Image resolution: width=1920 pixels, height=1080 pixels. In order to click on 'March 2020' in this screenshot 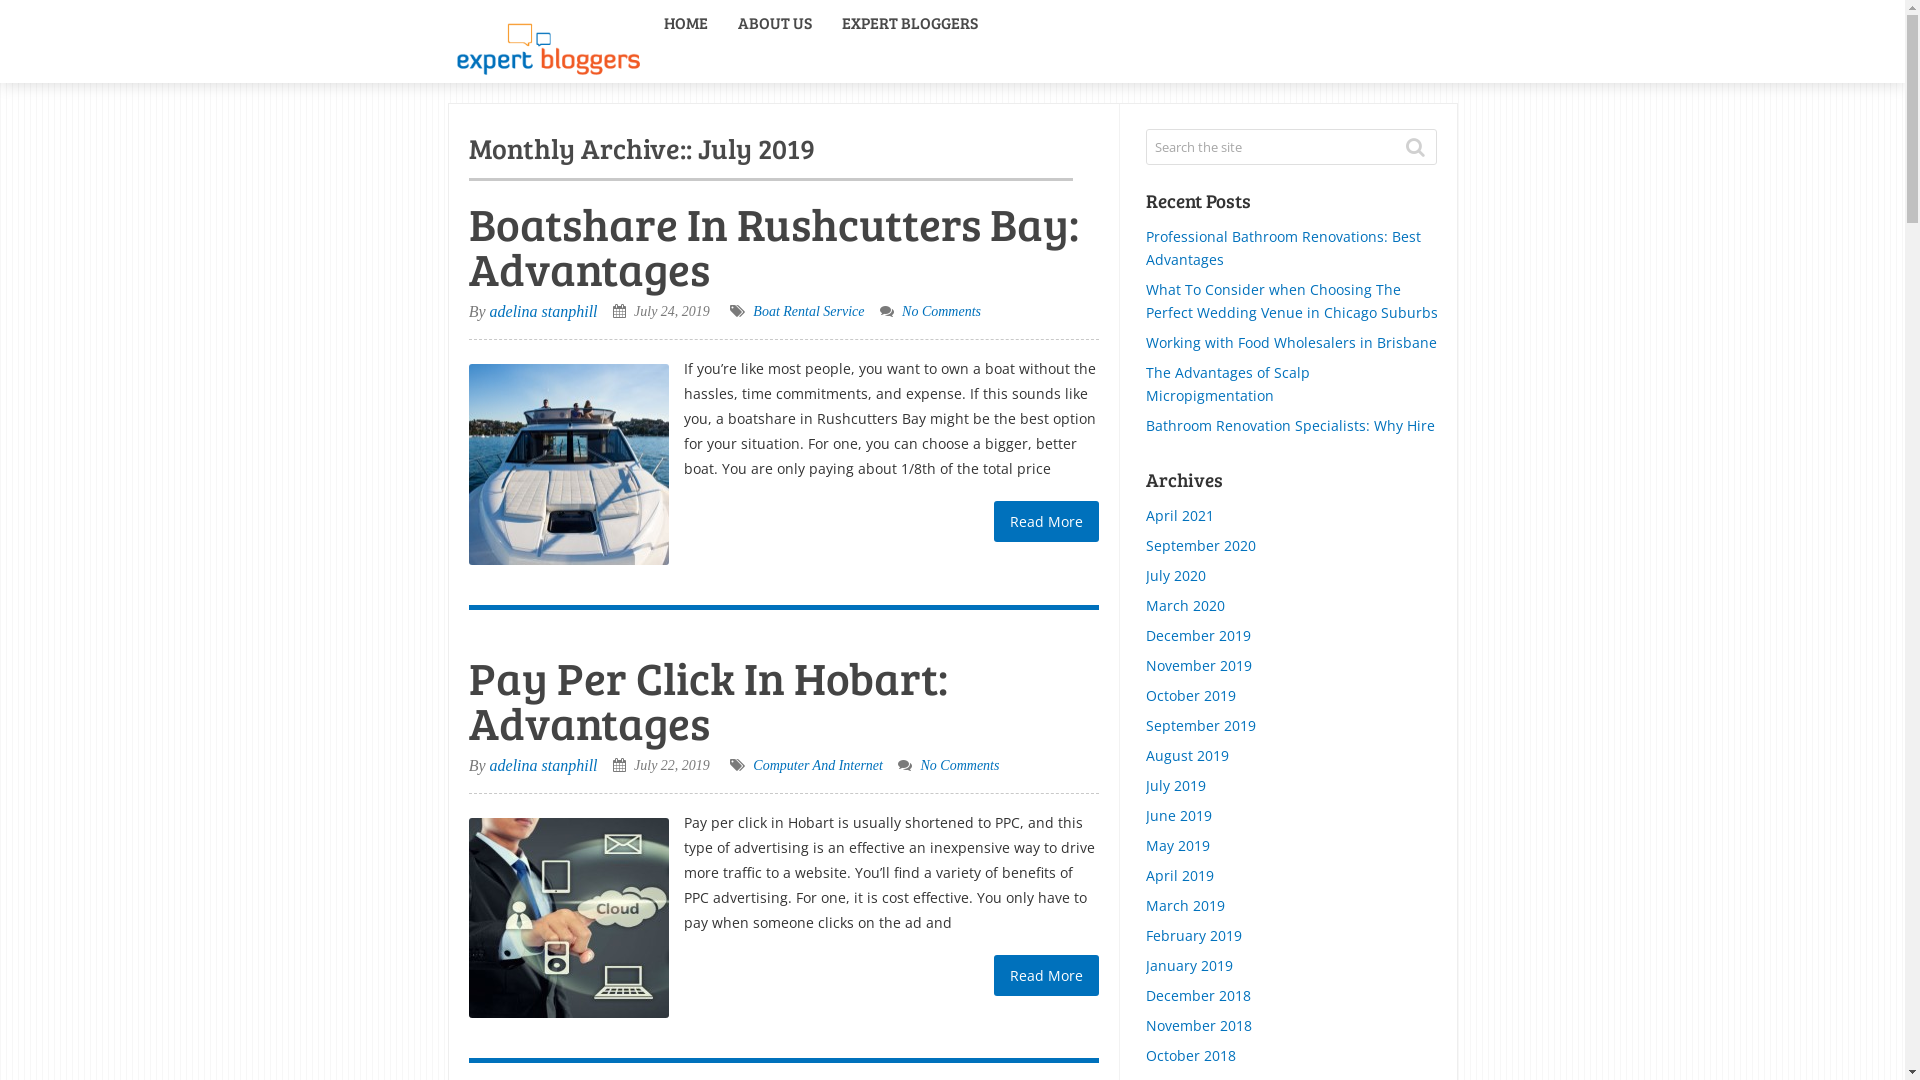, I will do `click(1185, 604)`.